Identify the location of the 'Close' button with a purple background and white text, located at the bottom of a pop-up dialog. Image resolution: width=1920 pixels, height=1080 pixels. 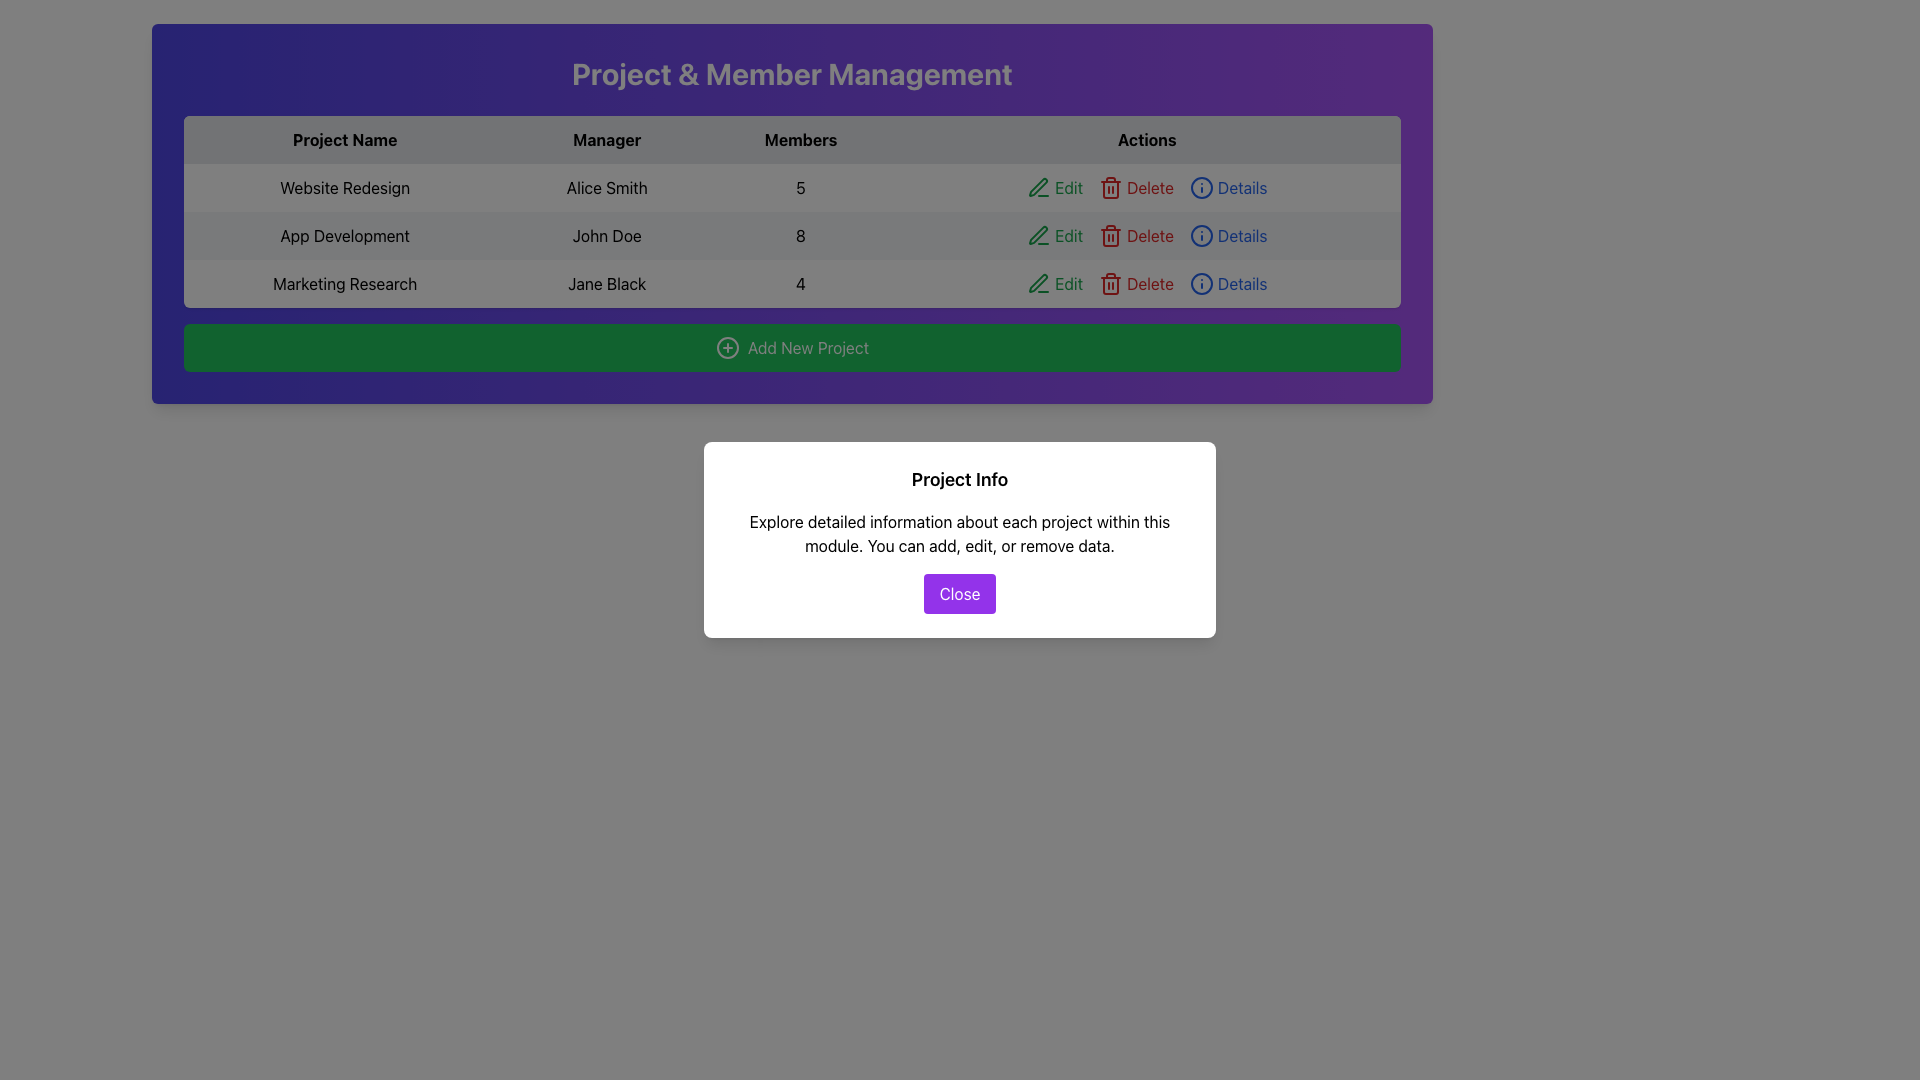
(960, 593).